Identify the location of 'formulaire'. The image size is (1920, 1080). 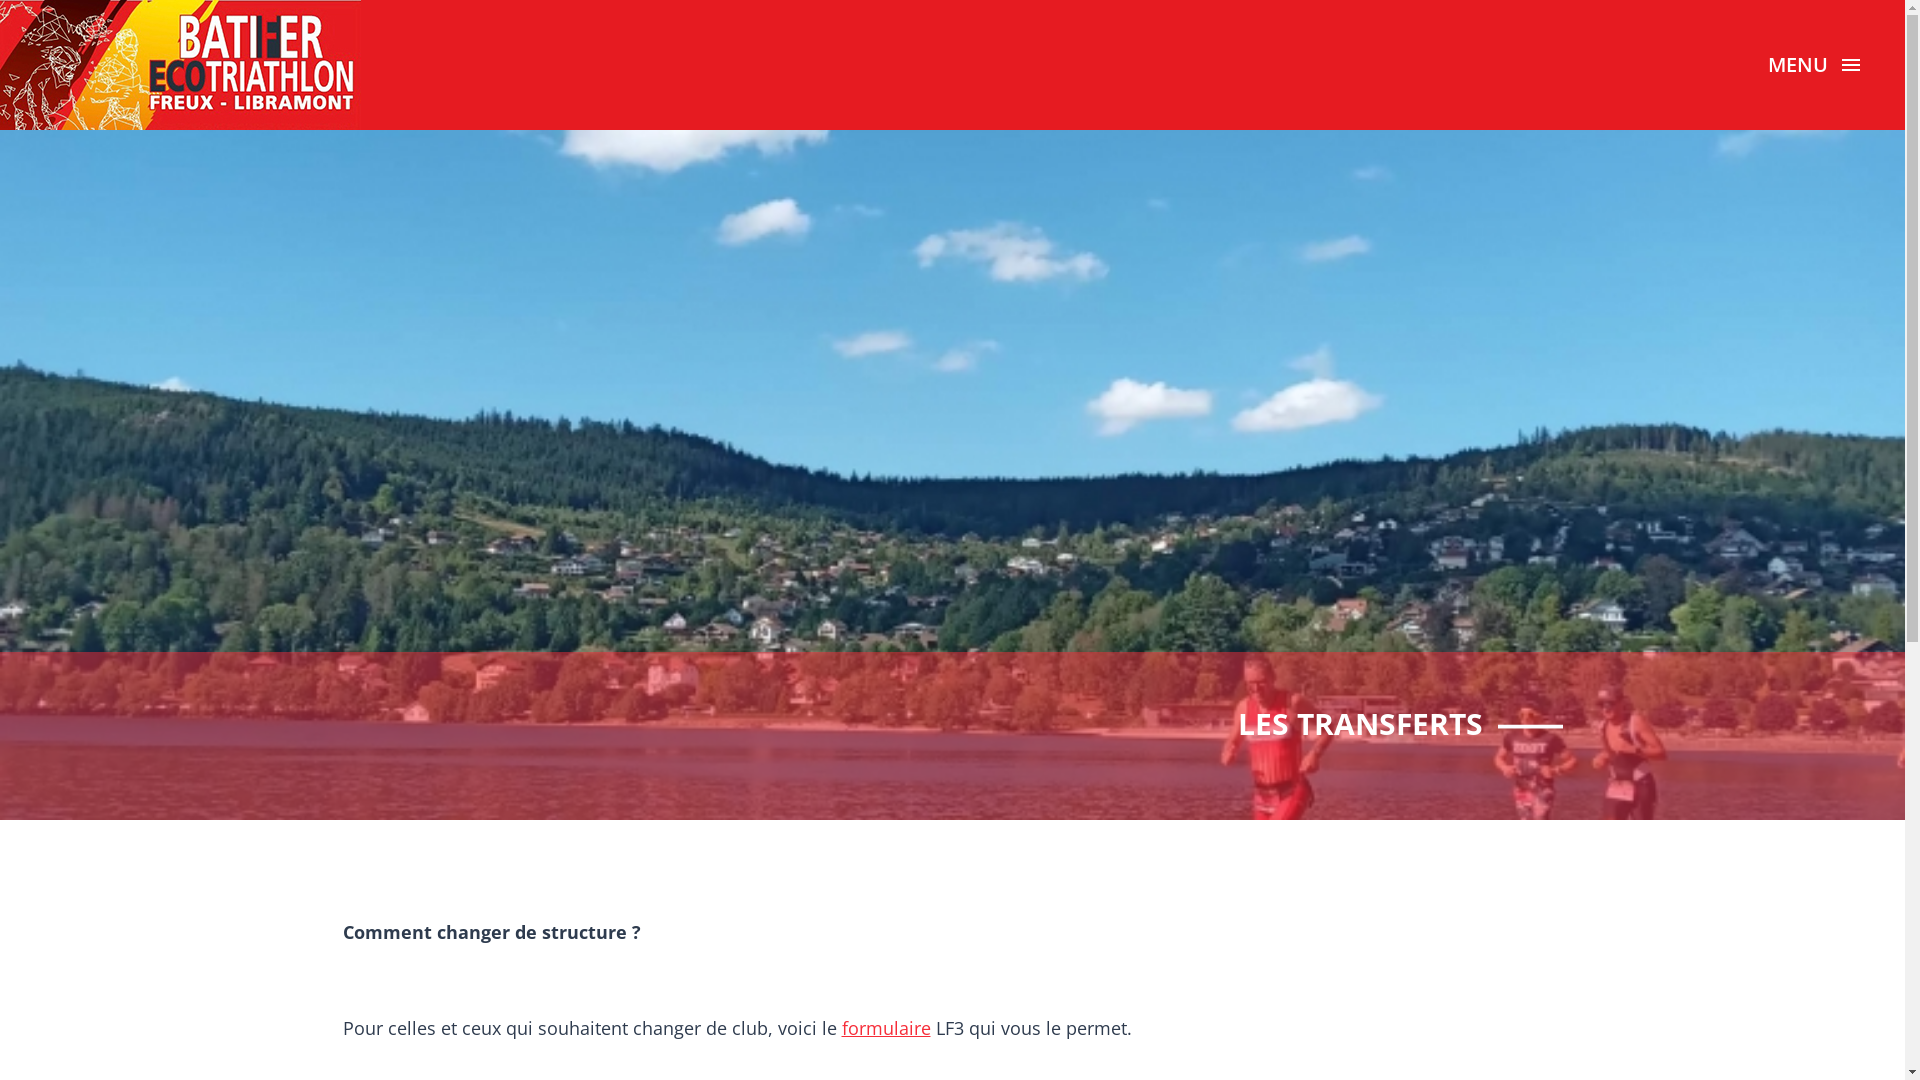
(841, 1028).